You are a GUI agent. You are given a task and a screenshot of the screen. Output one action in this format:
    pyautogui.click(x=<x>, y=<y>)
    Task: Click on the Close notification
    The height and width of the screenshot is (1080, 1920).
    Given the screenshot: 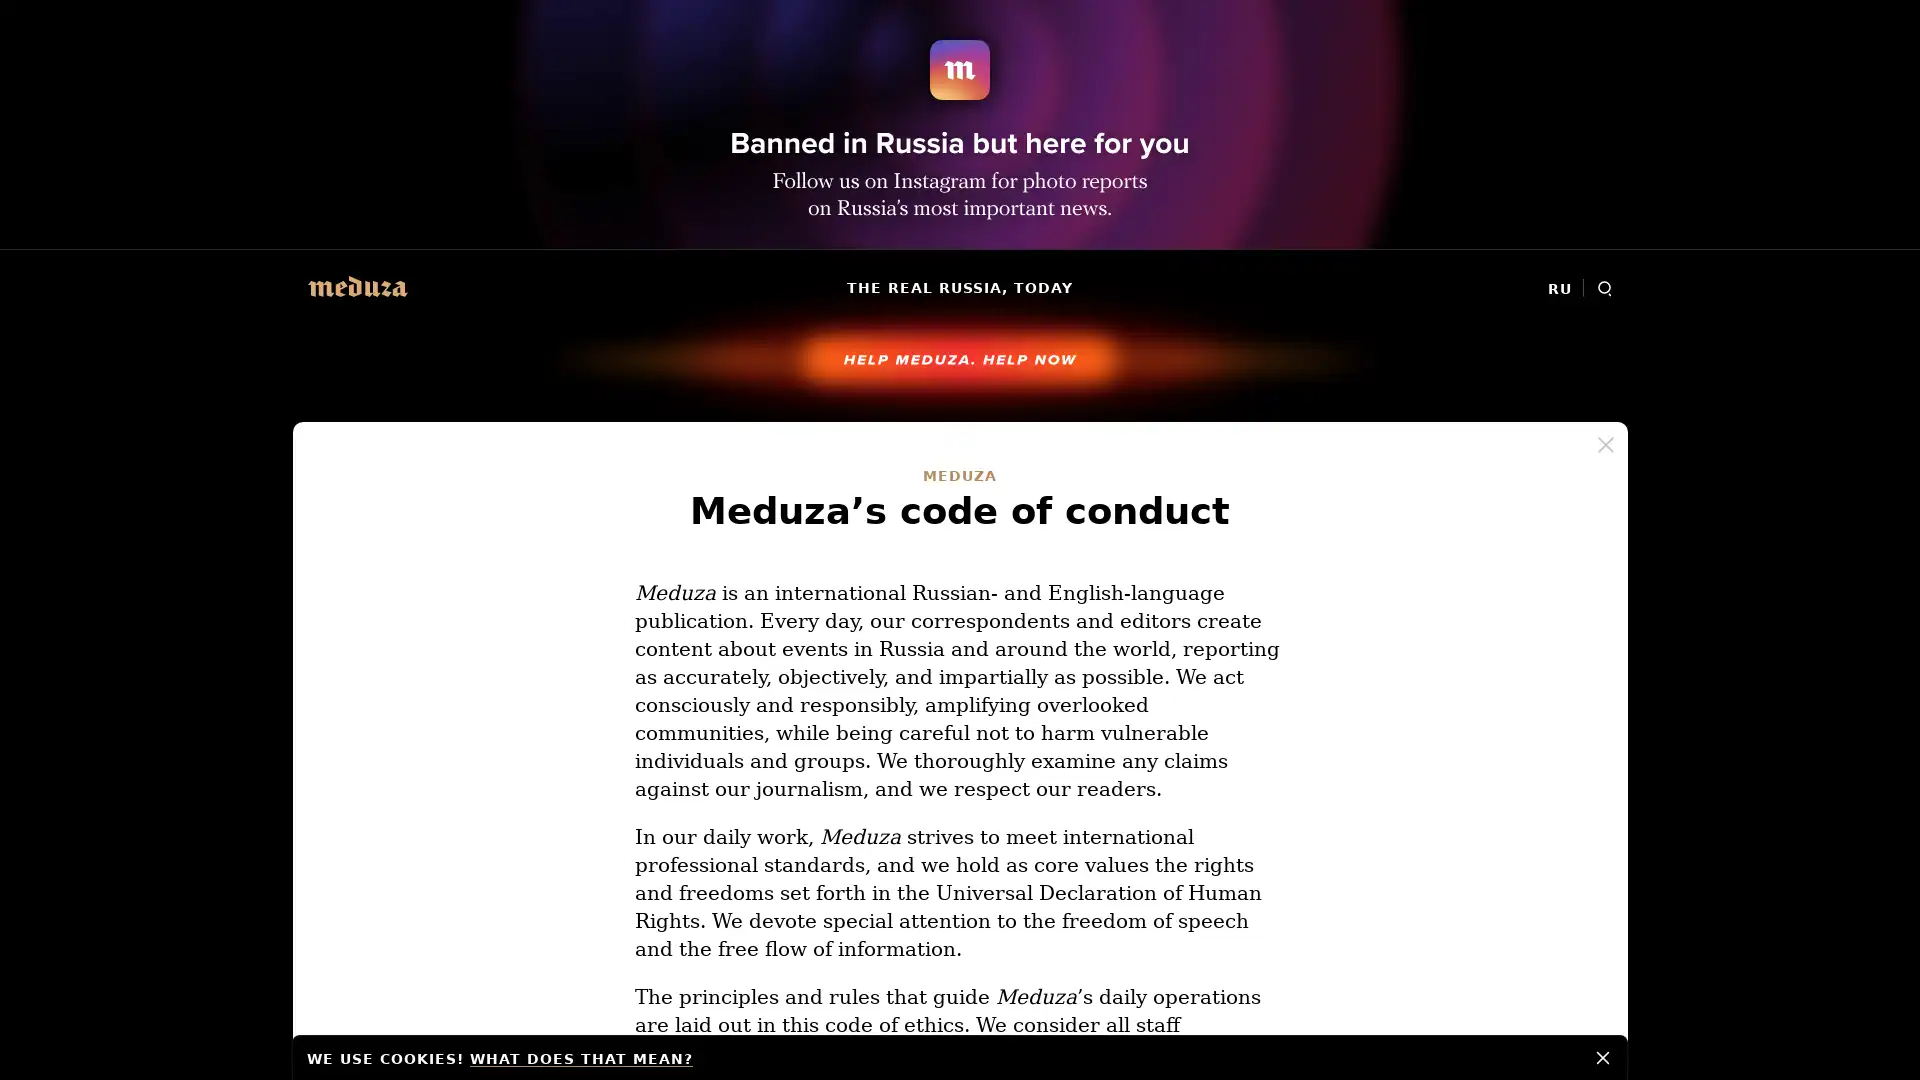 What is the action you would take?
    pyautogui.click(x=1603, y=1055)
    